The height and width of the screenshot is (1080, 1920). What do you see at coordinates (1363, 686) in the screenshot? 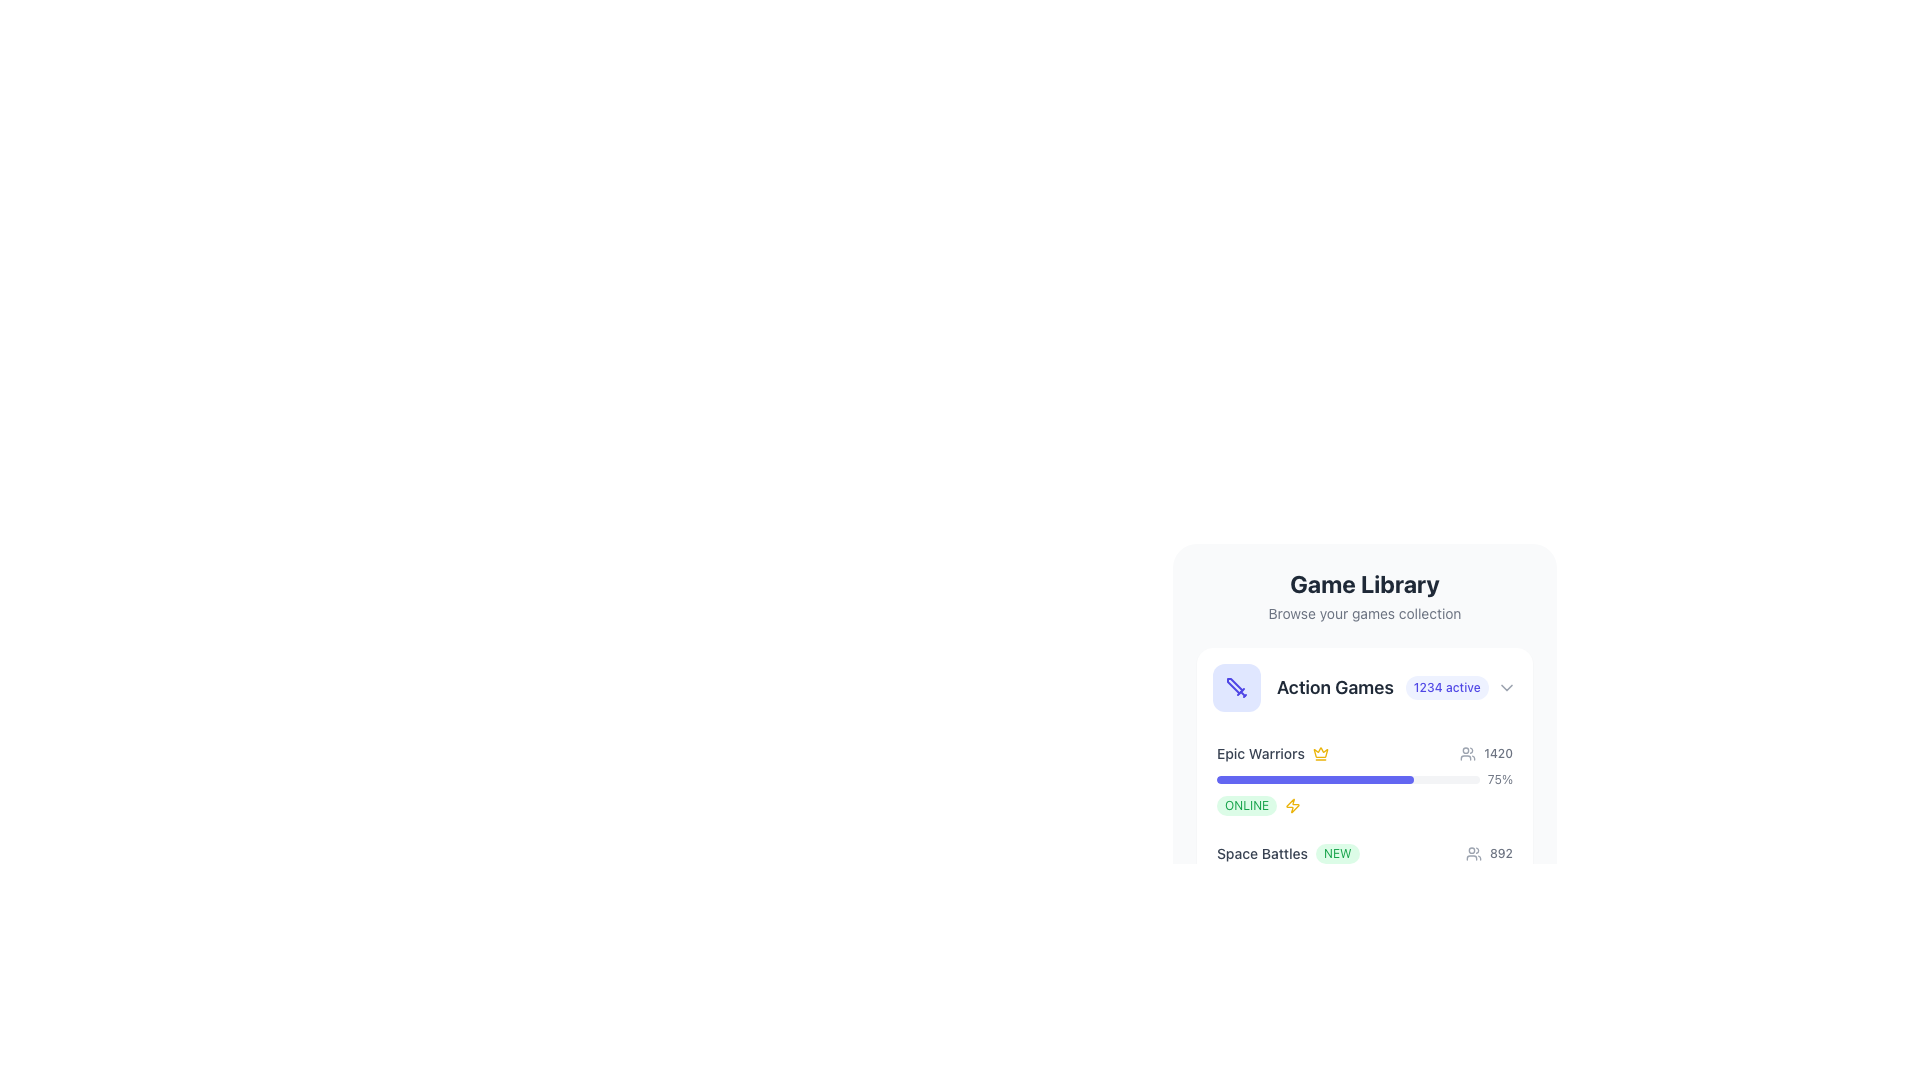
I see `the 'Action Games' interactive card located in the center-right portion of the interface under the title 'Game Library'` at bounding box center [1363, 686].